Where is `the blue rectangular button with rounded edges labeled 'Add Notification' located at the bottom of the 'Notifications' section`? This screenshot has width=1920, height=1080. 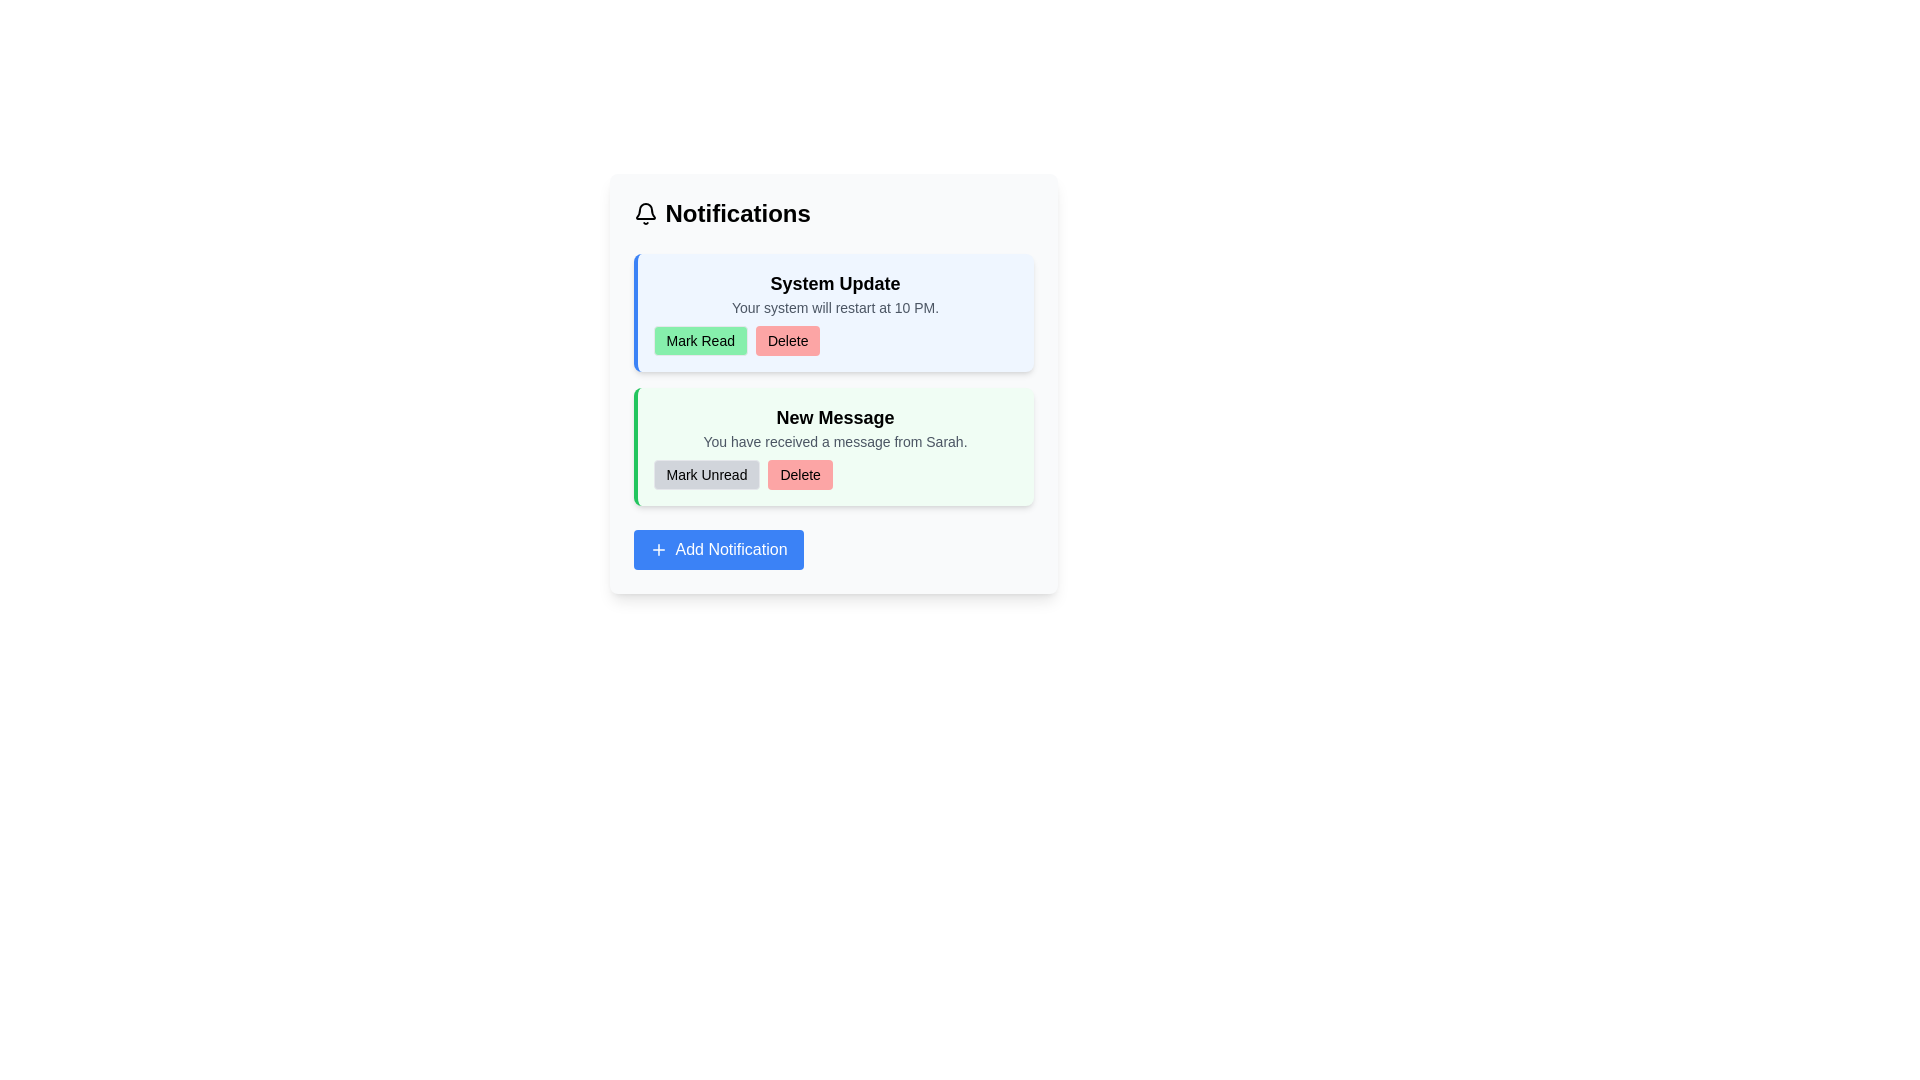 the blue rectangular button with rounded edges labeled 'Add Notification' located at the bottom of the 'Notifications' section is located at coordinates (718, 550).